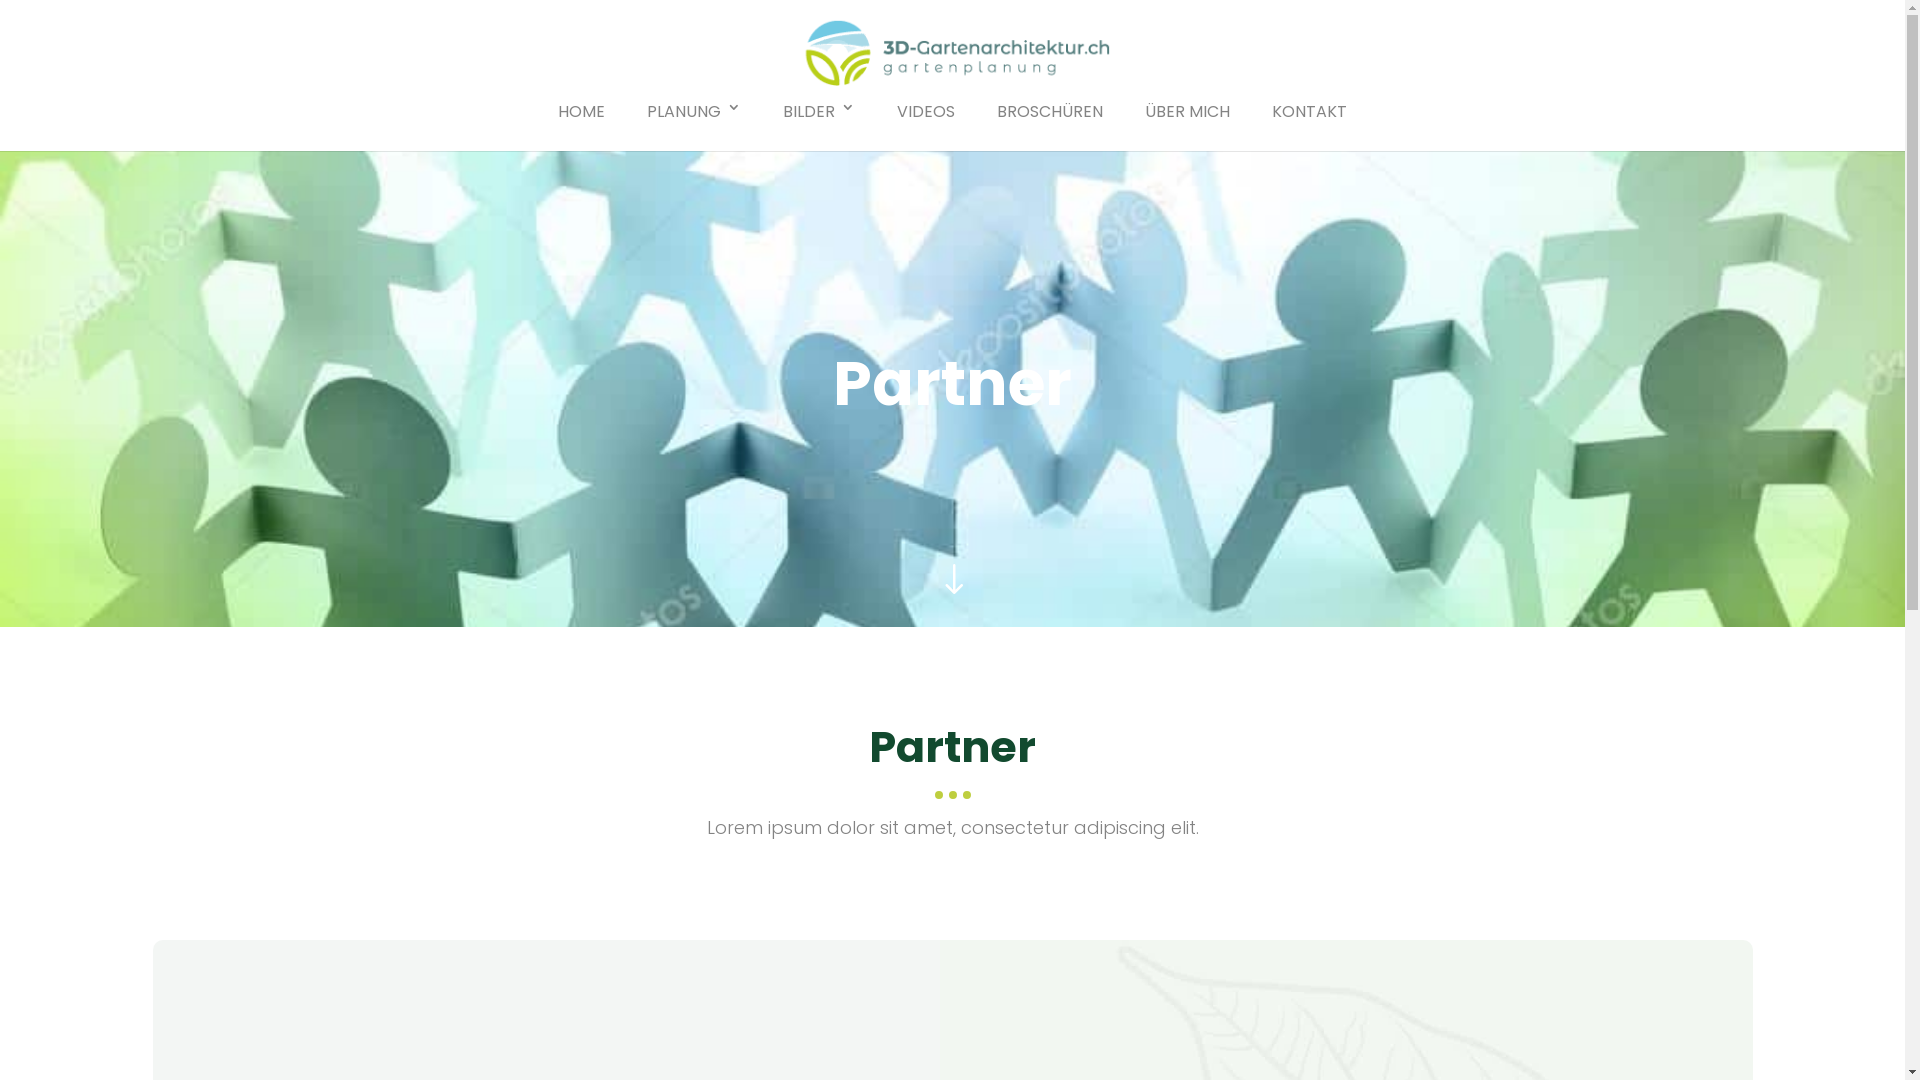  I want to click on 'BILDER', so click(819, 127).